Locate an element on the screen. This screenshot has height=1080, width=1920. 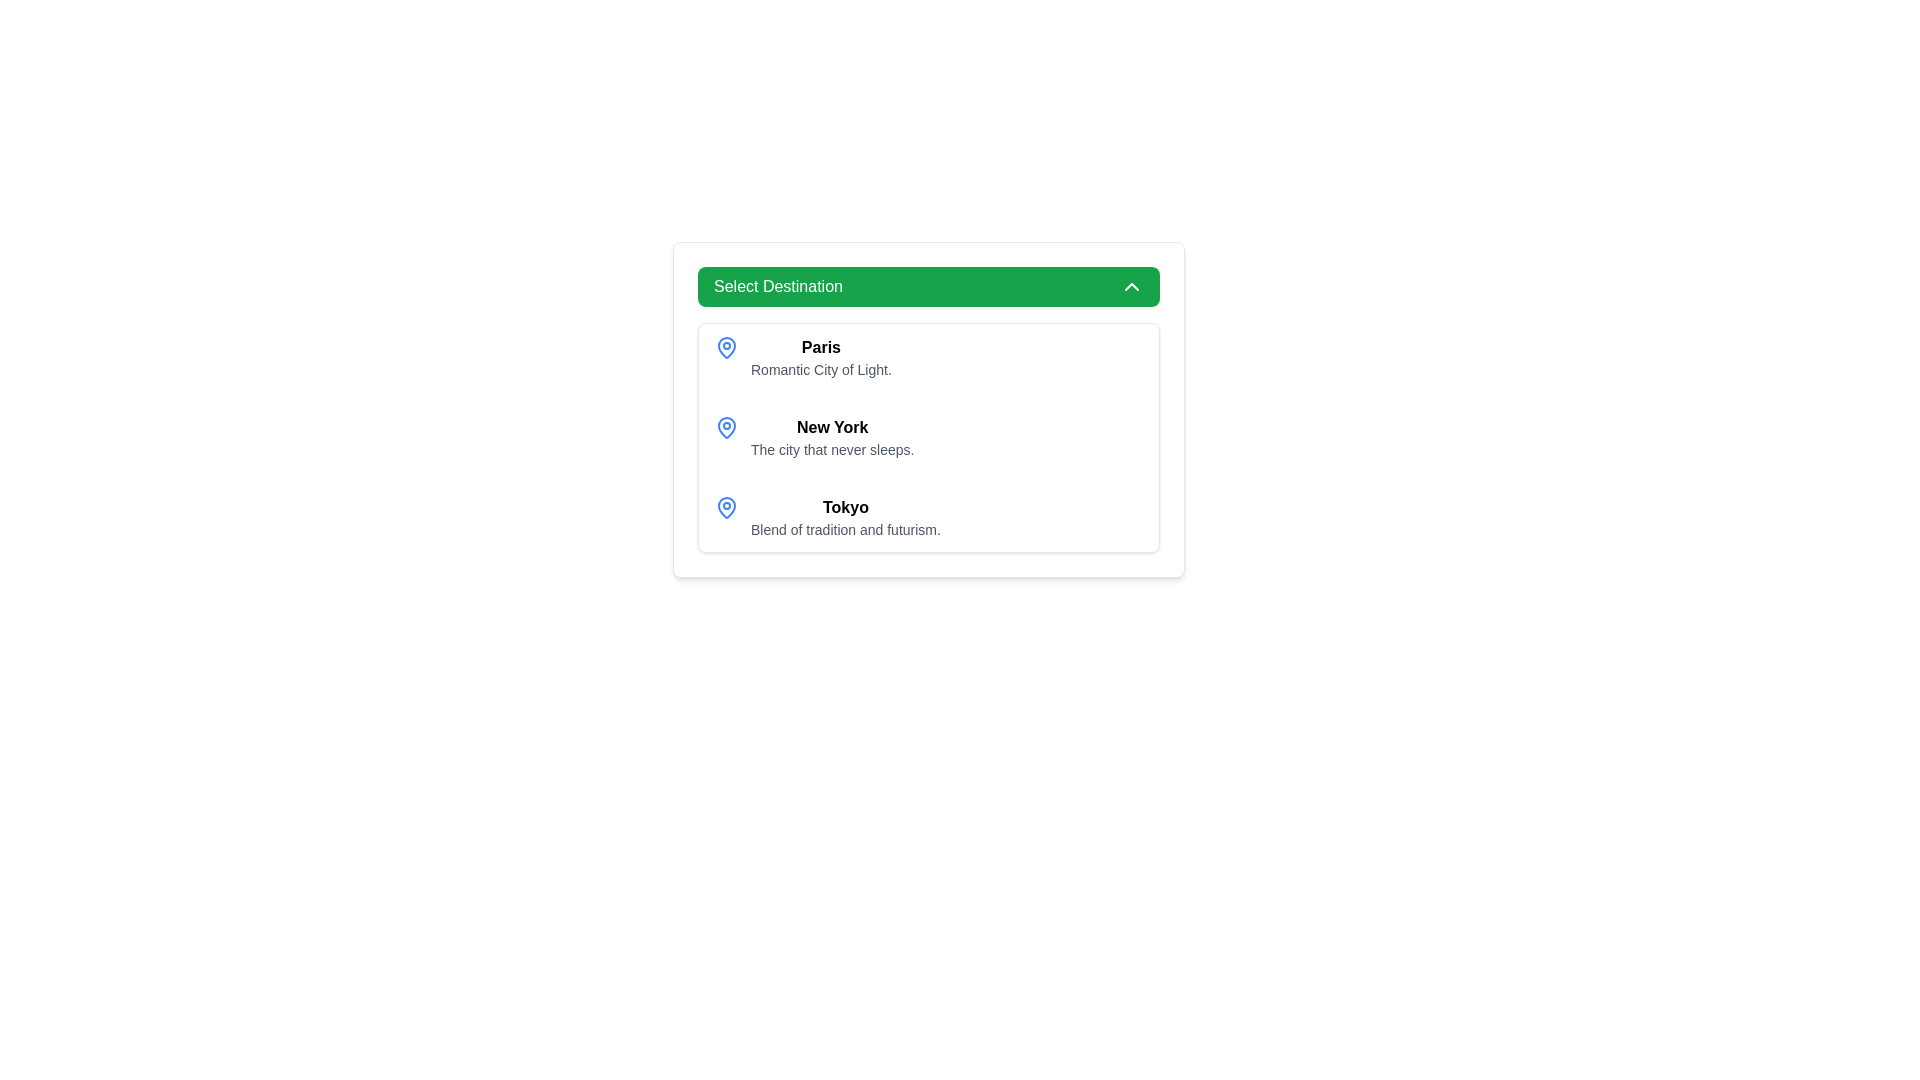
the descriptive text element for 'New York' in the dropdown list titled 'Select Destination', which provides additional information about the destination is located at coordinates (832, 450).